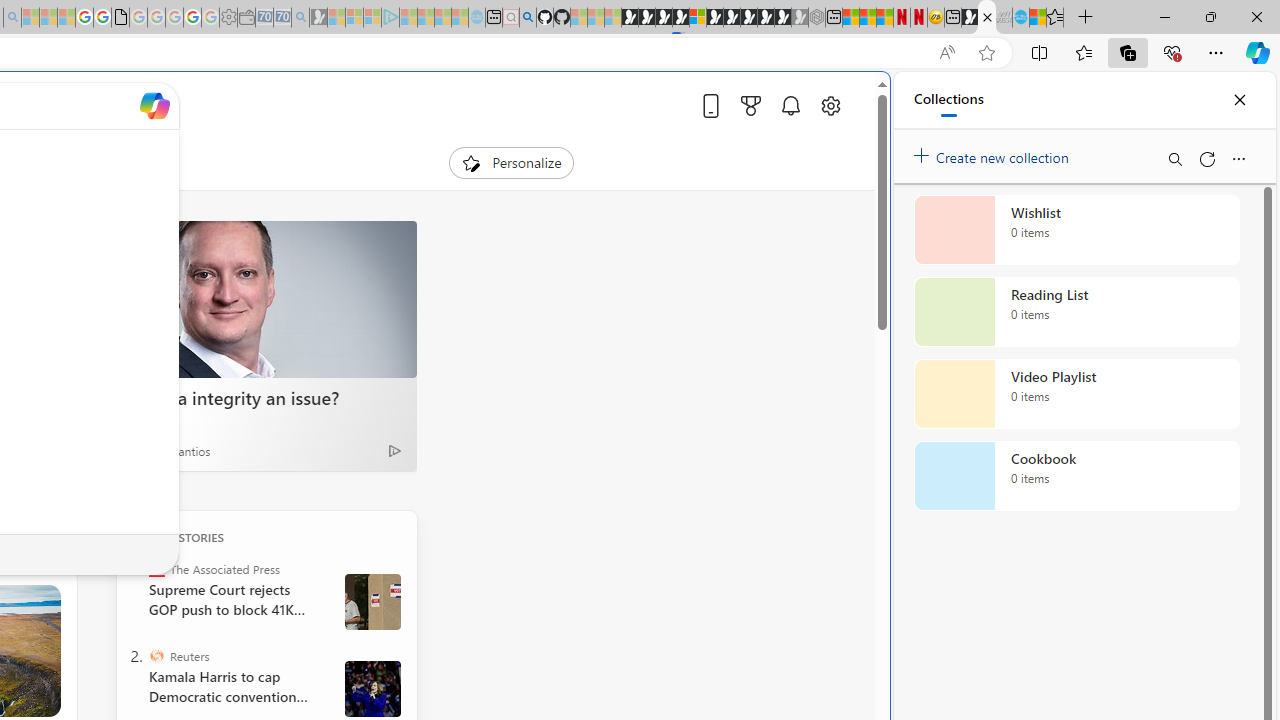  Describe the element at coordinates (1076, 312) in the screenshot. I see `'Reading List collection, 0 items'` at that location.